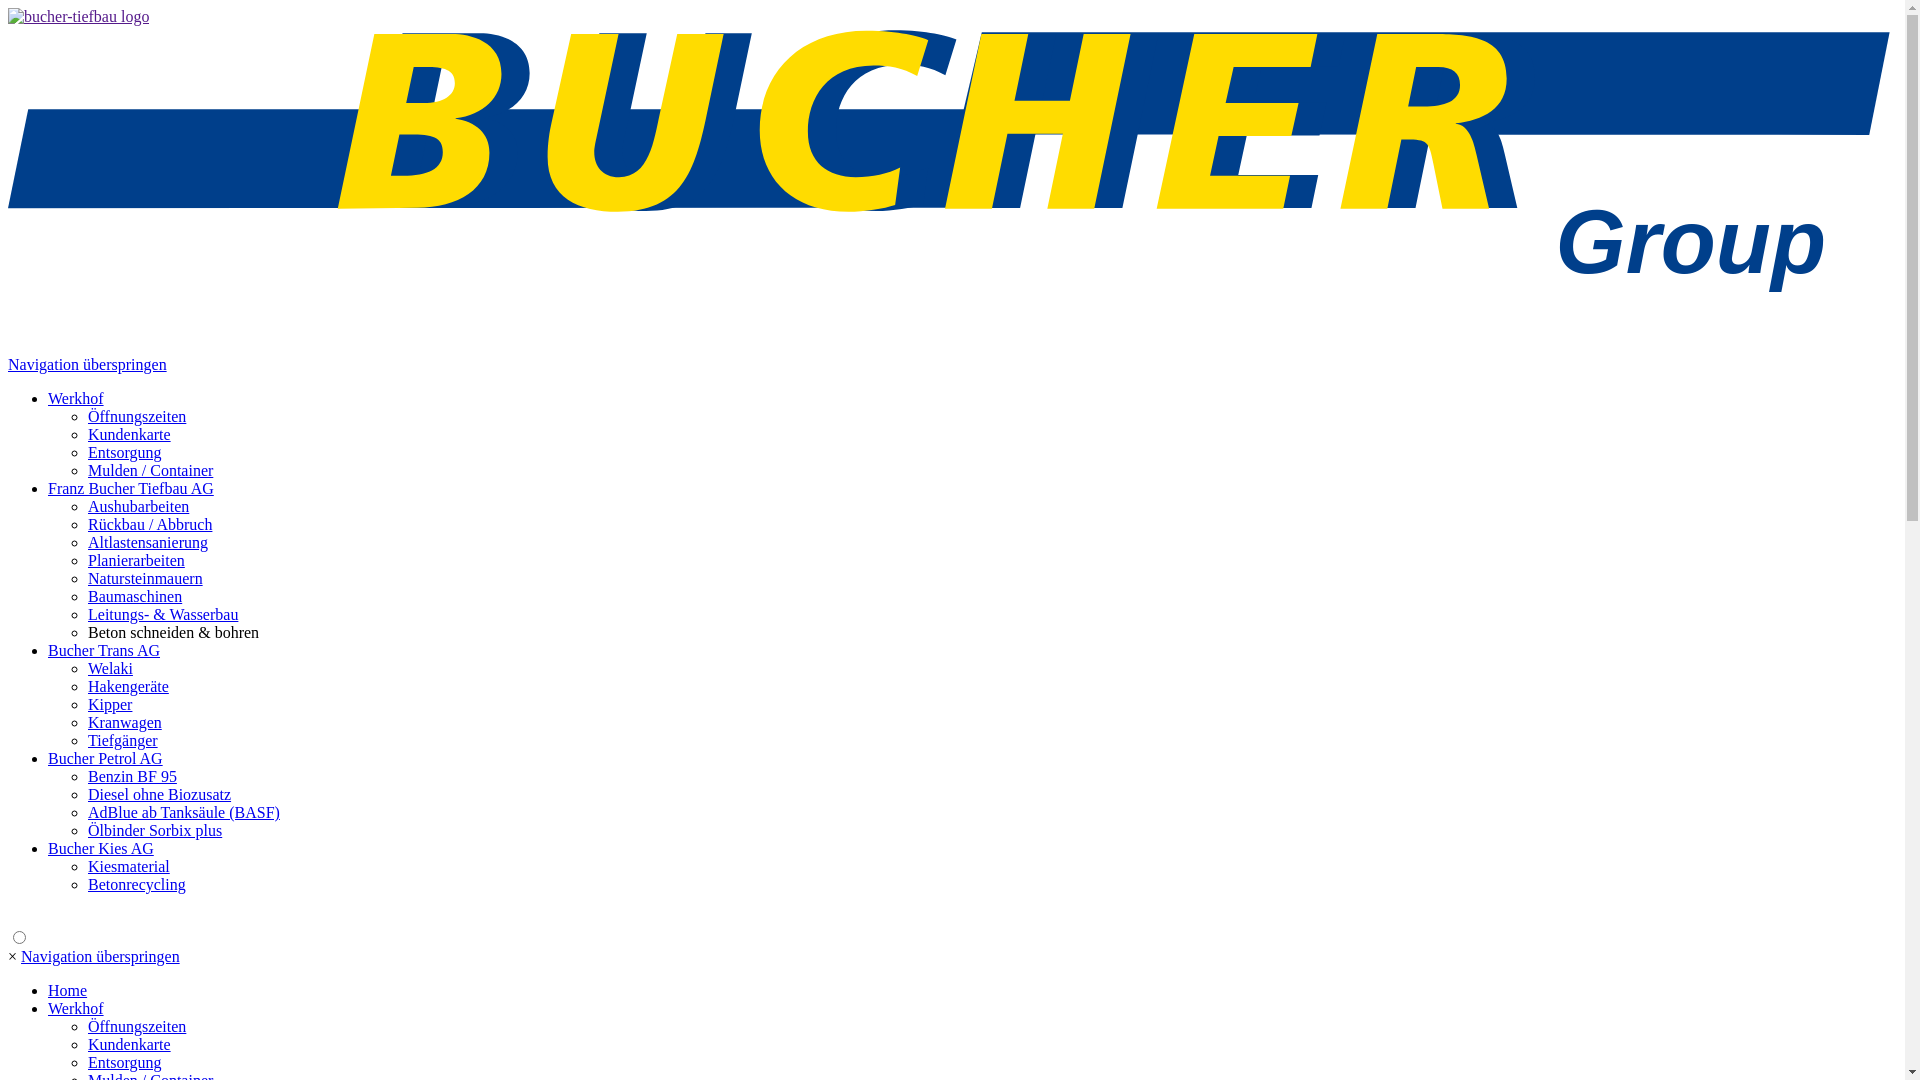  What do you see at coordinates (147, 542) in the screenshot?
I see `'Altlastensanierung'` at bounding box center [147, 542].